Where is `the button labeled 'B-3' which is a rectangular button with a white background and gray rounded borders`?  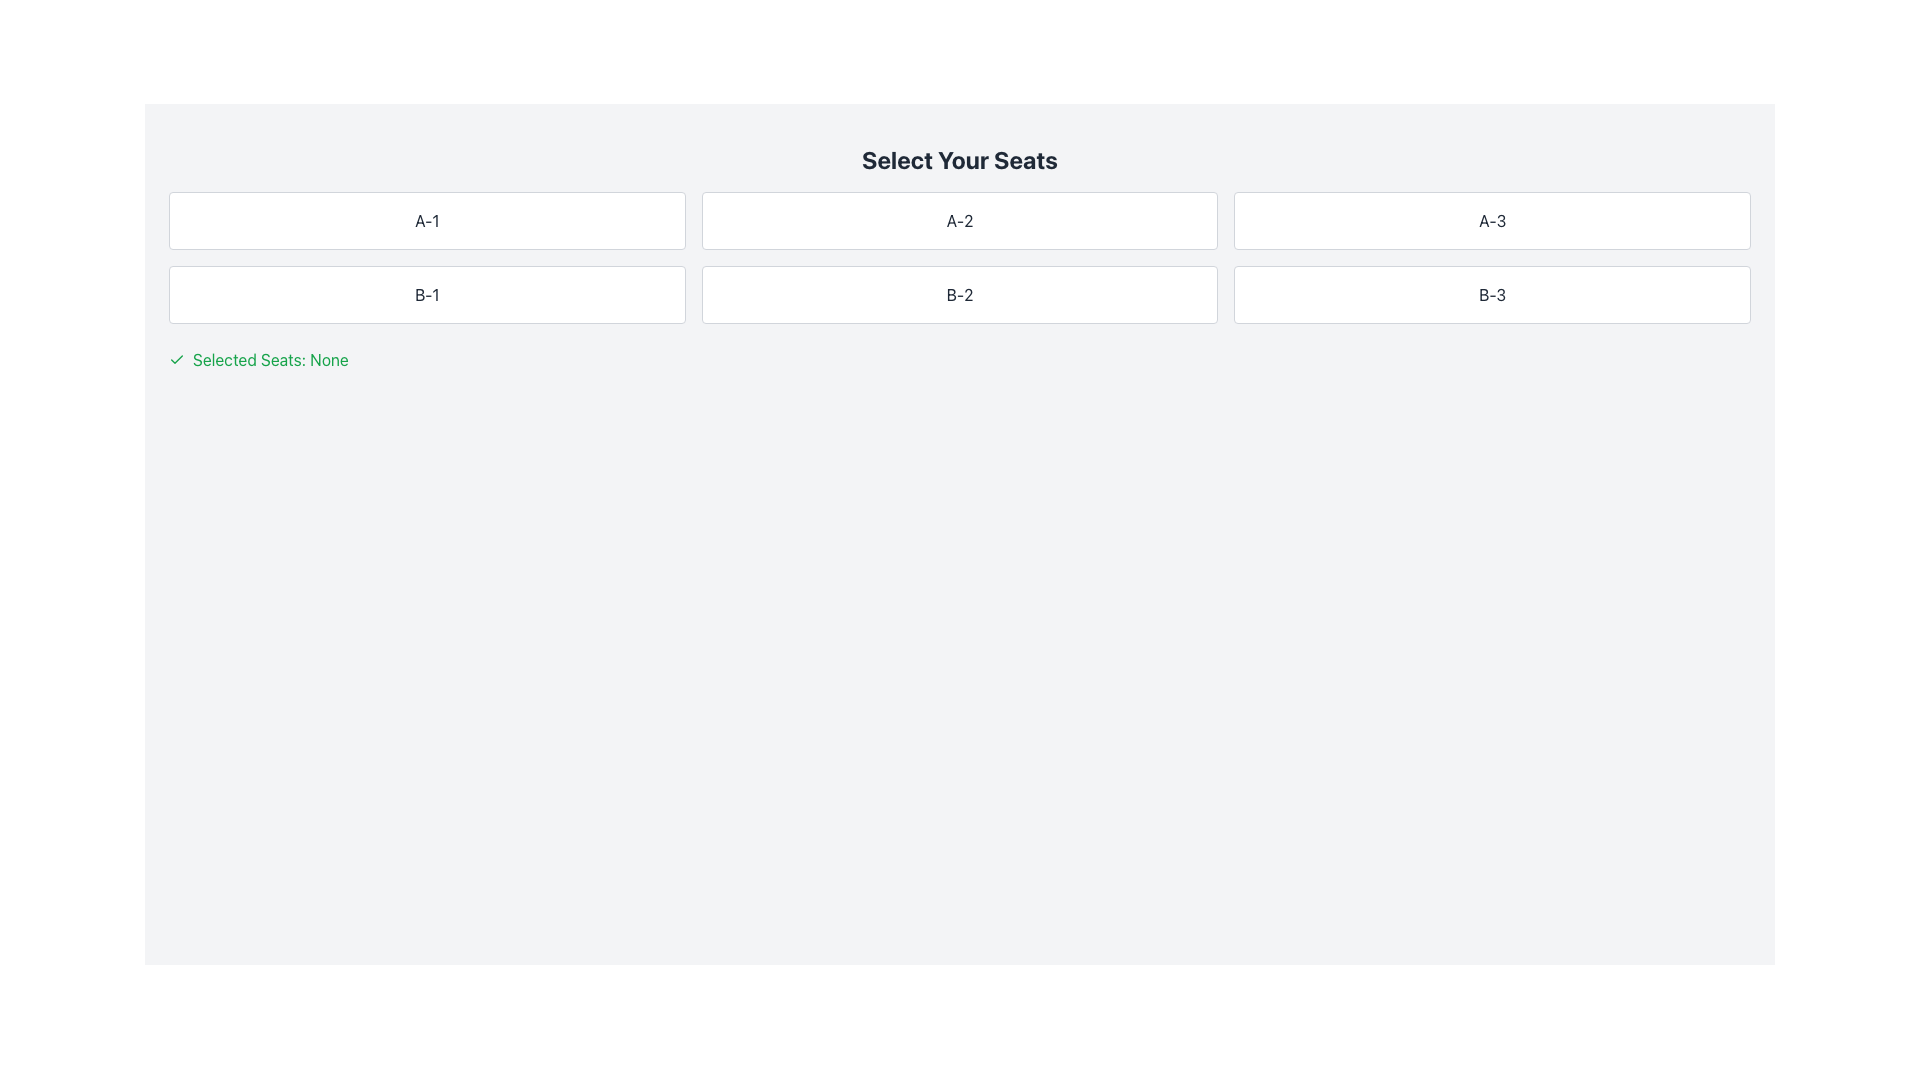 the button labeled 'B-3' which is a rectangular button with a white background and gray rounded borders is located at coordinates (1492, 294).